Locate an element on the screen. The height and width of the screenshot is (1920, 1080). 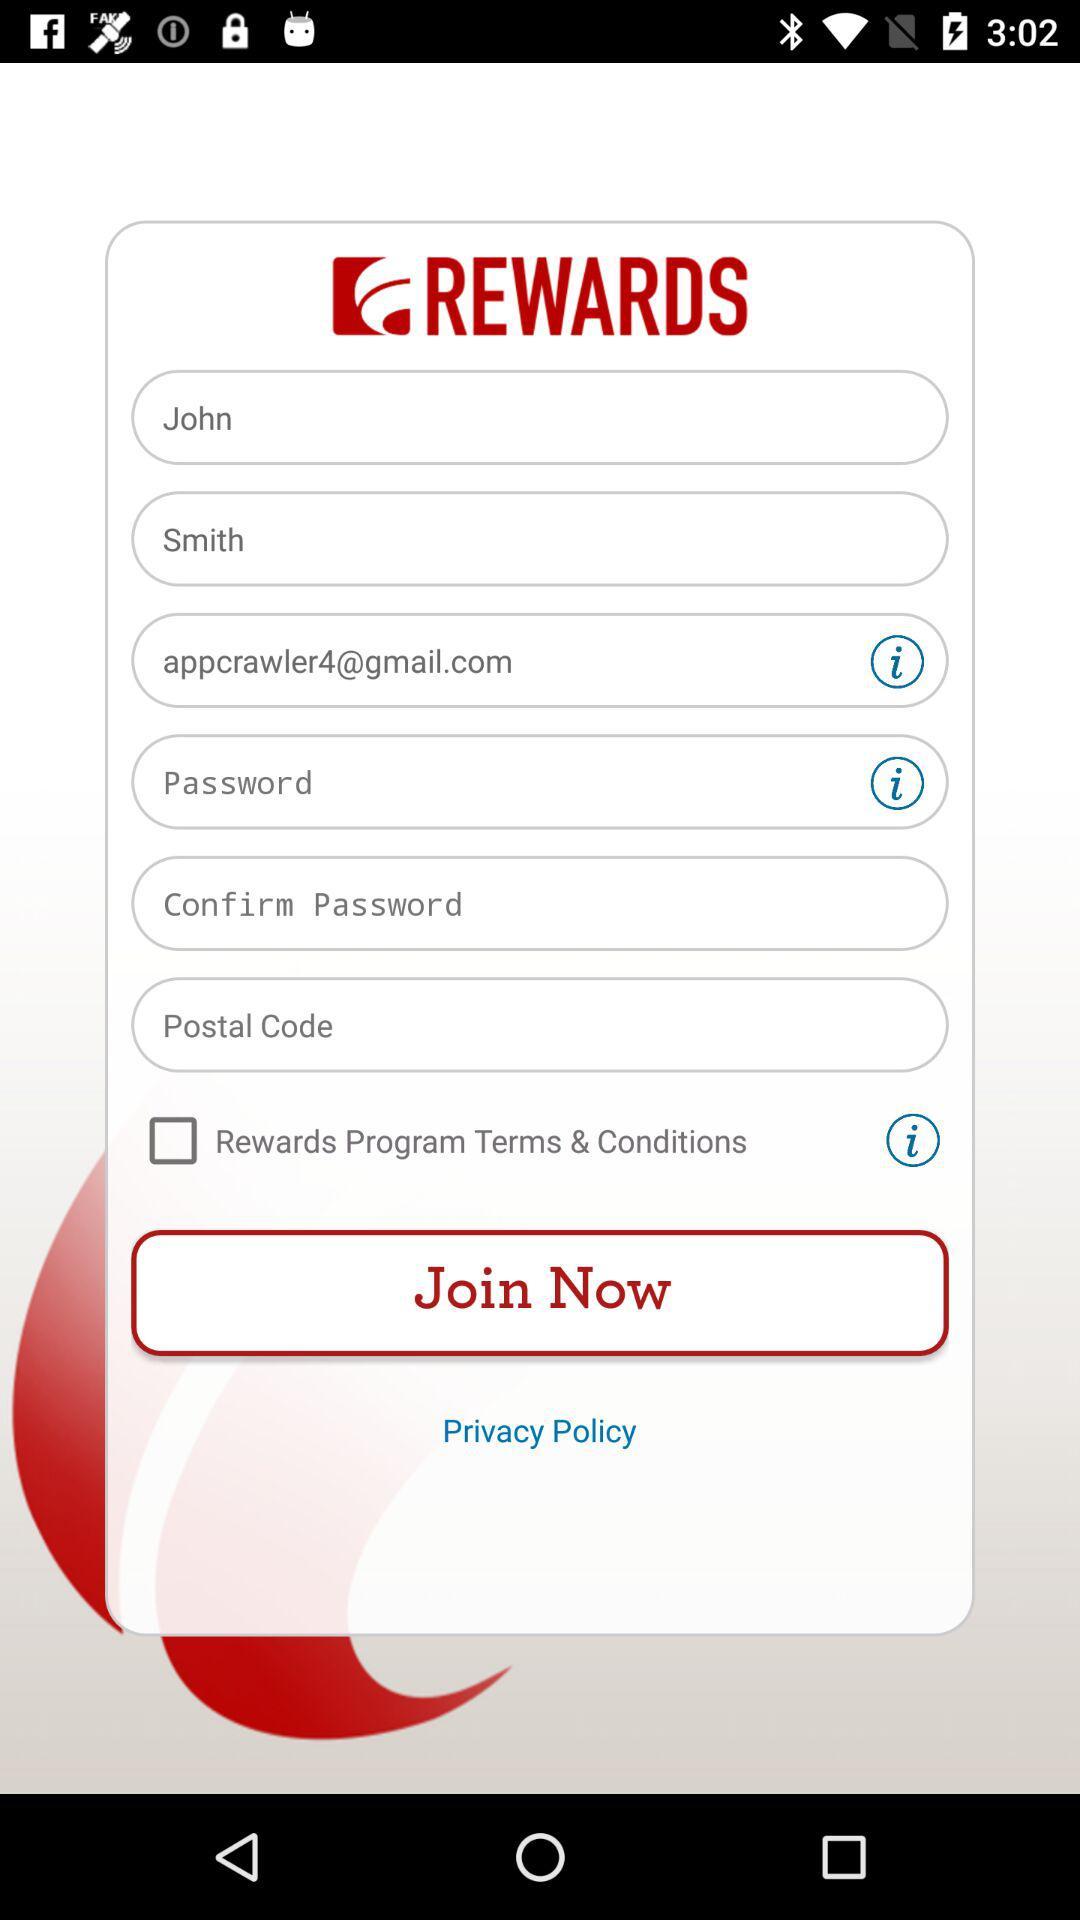
rewards program terms is located at coordinates (503, 1140).